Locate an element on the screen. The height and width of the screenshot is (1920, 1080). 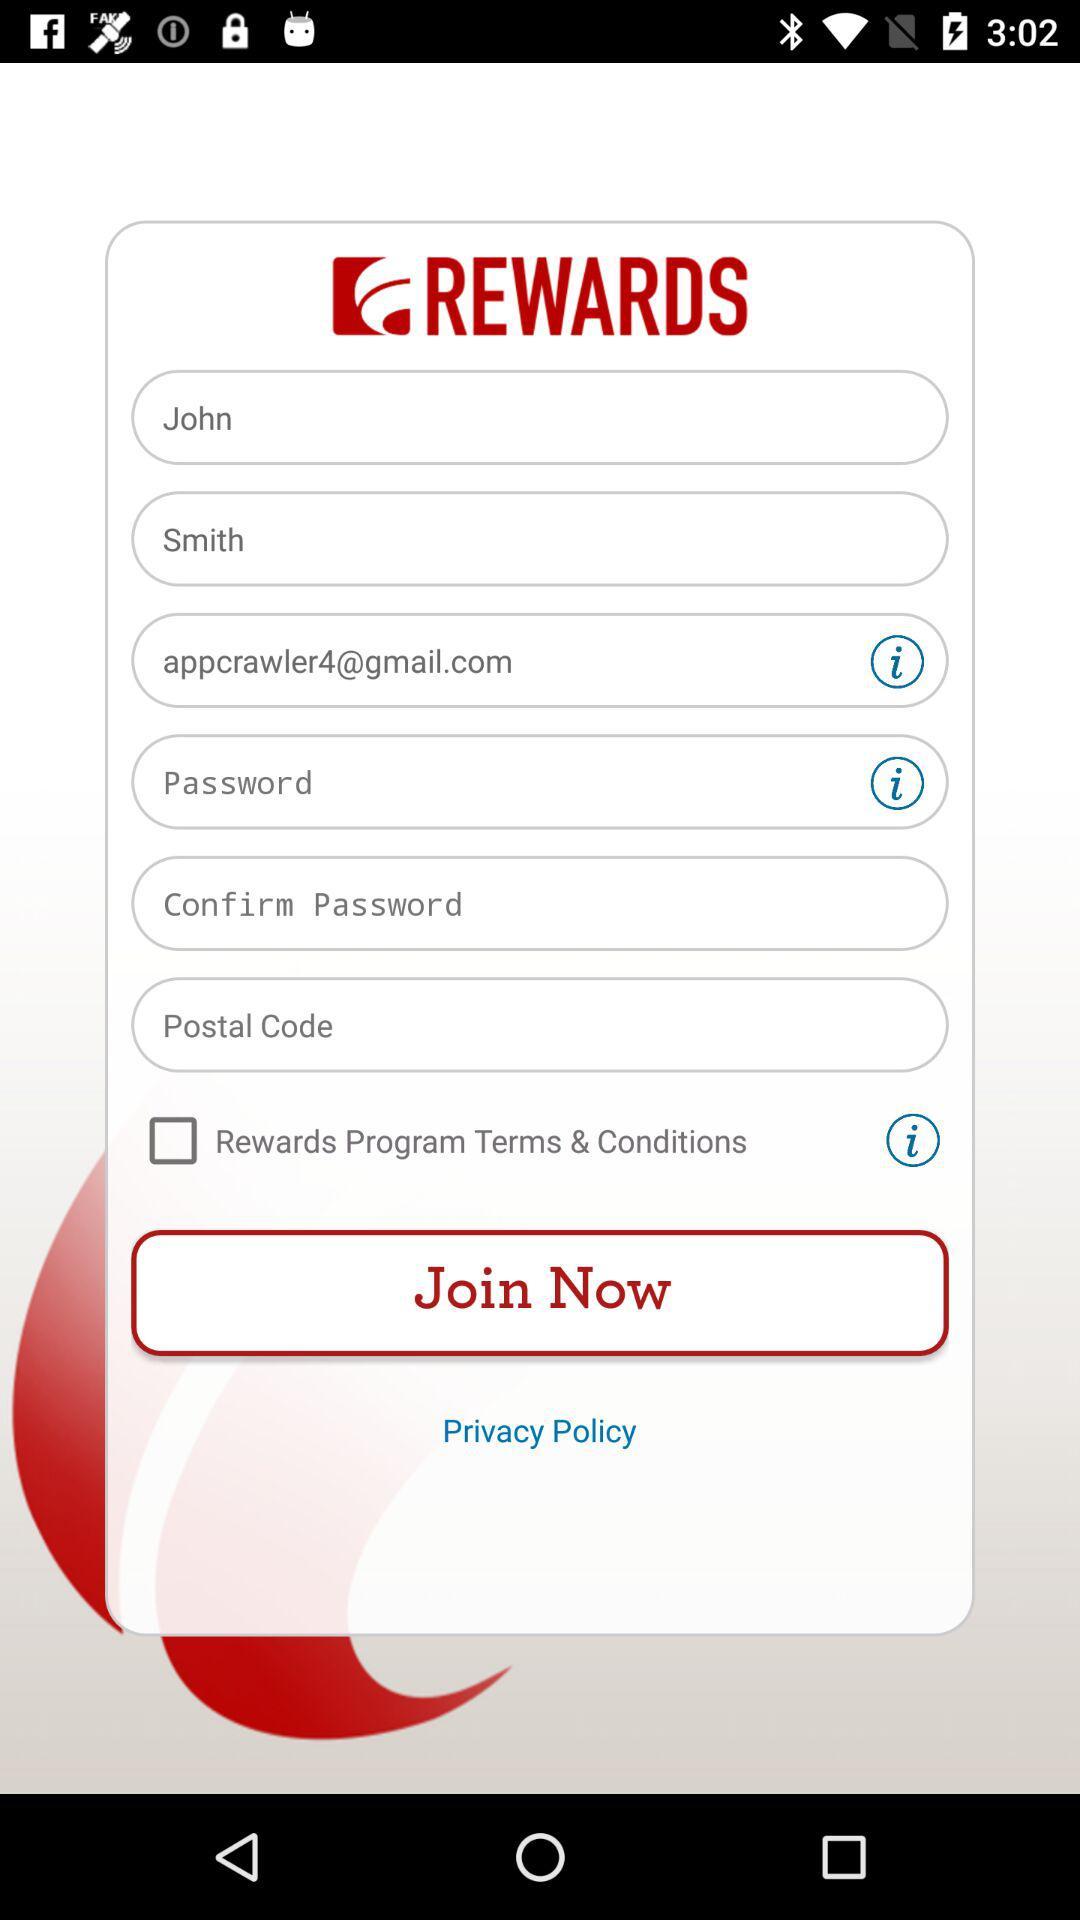
rewards program terms is located at coordinates (503, 1140).